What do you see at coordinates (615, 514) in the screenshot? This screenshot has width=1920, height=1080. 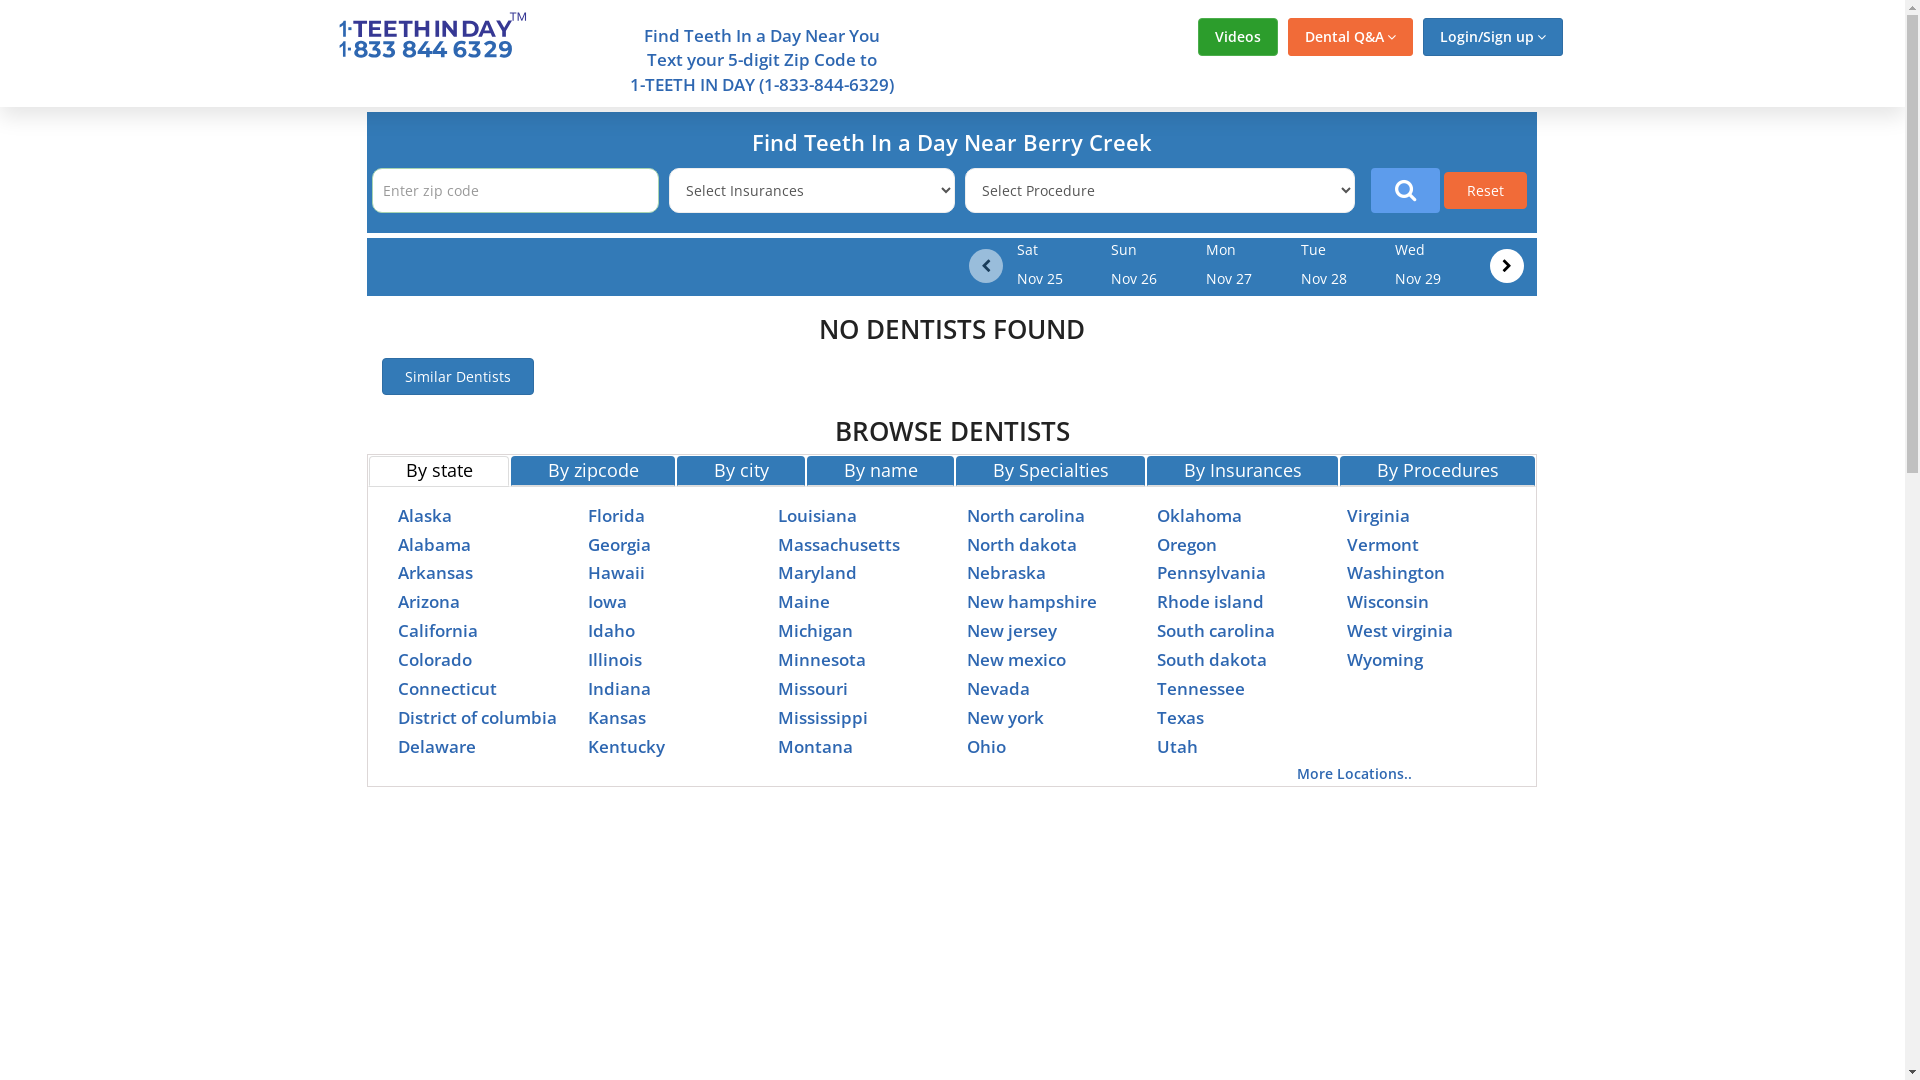 I see `'Florida'` at bounding box center [615, 514].